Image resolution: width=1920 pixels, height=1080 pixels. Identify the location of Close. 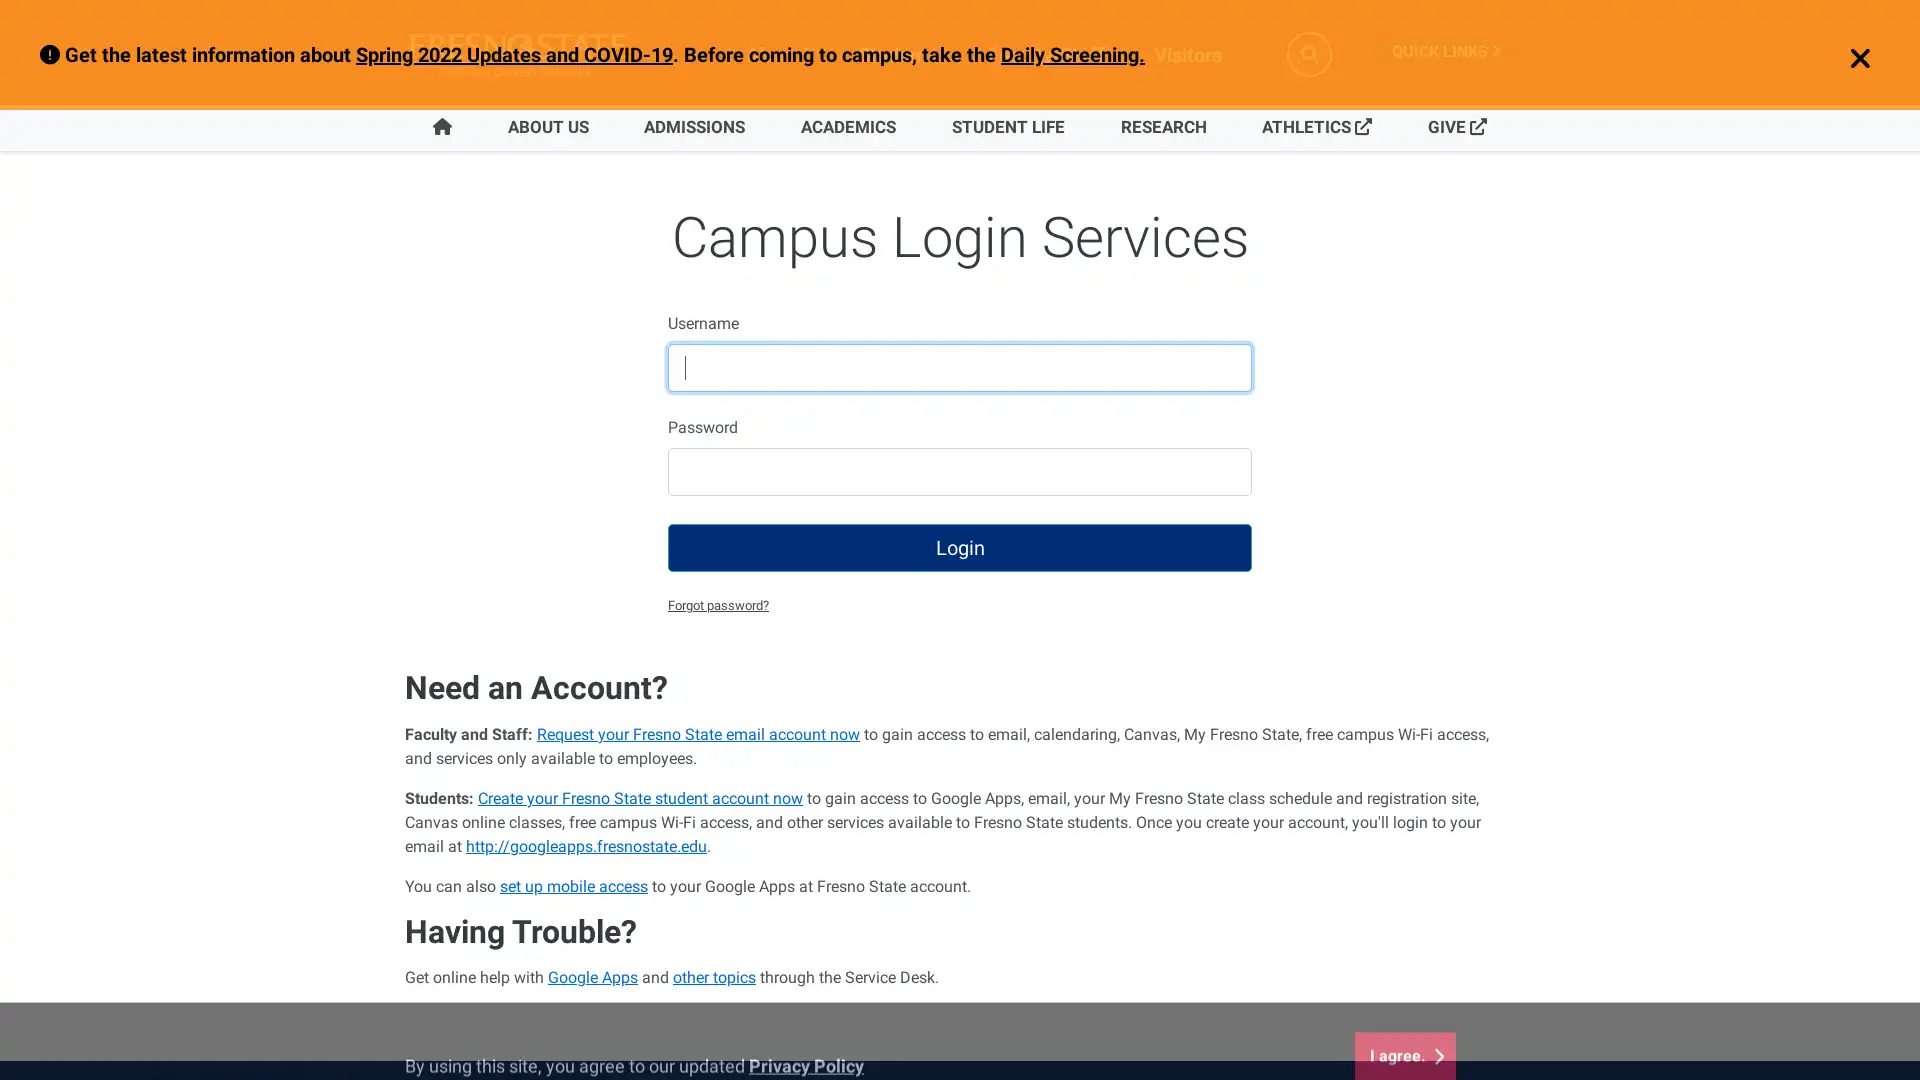
(1848, 59).